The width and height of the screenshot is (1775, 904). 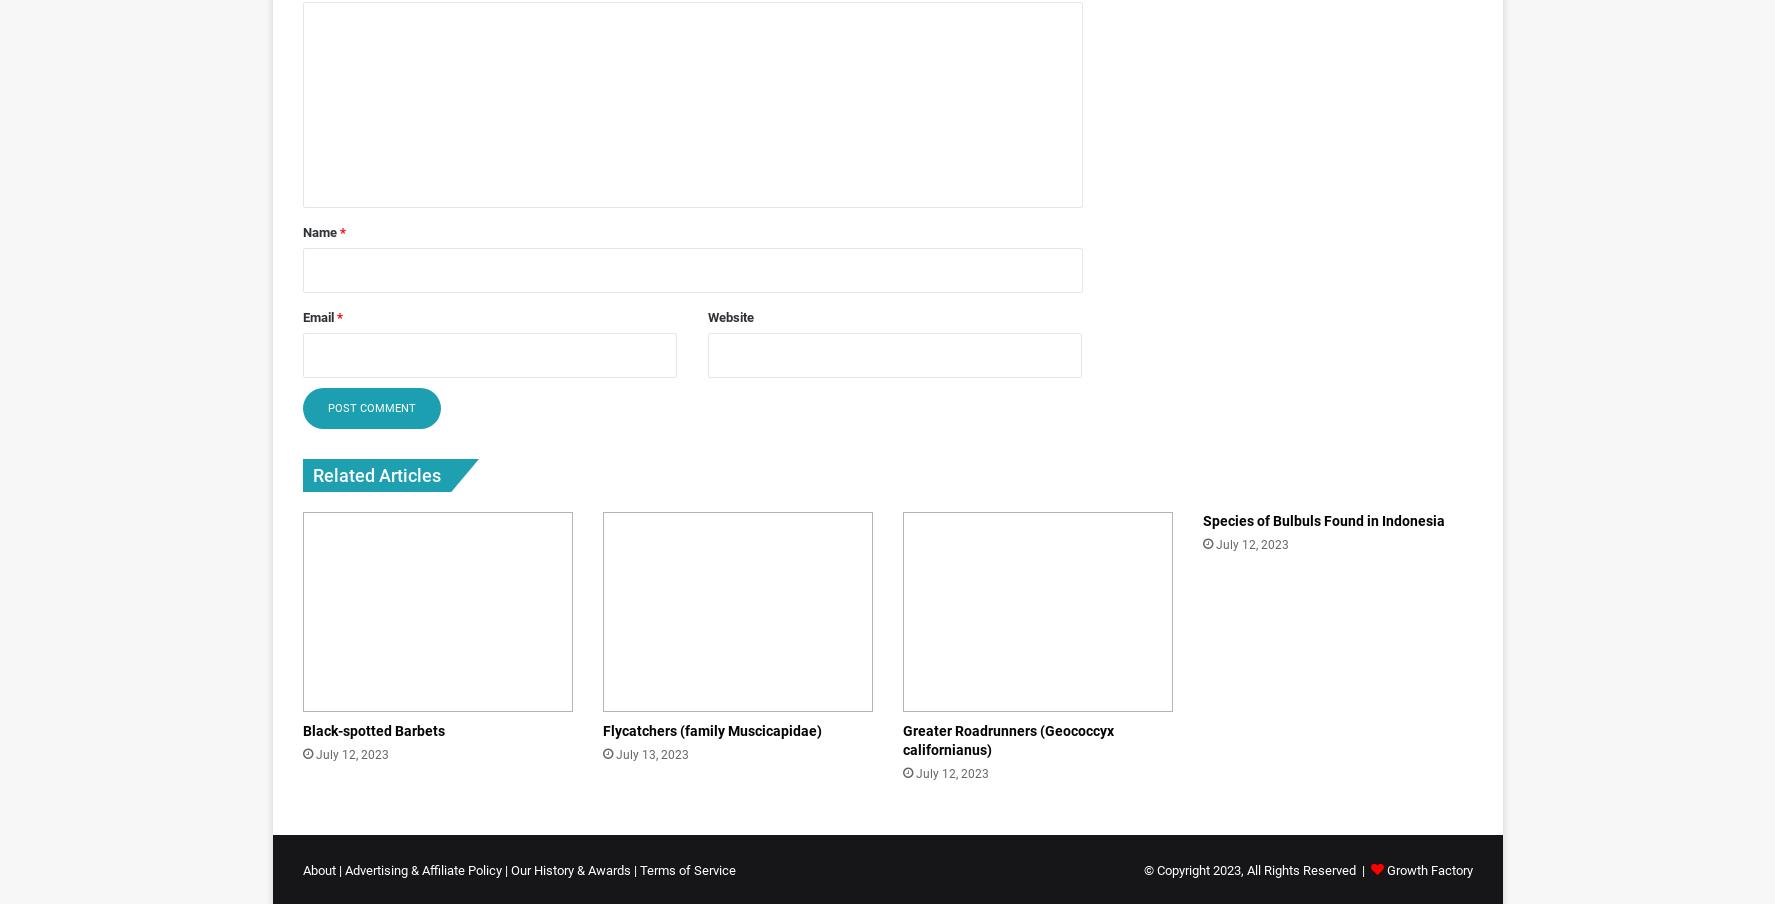 What do you see at coordinates (1201, 520) in the screenshot?
I see `'Species of Bulbuls Found in Indonesia'` at bounding box center [1201, 520].